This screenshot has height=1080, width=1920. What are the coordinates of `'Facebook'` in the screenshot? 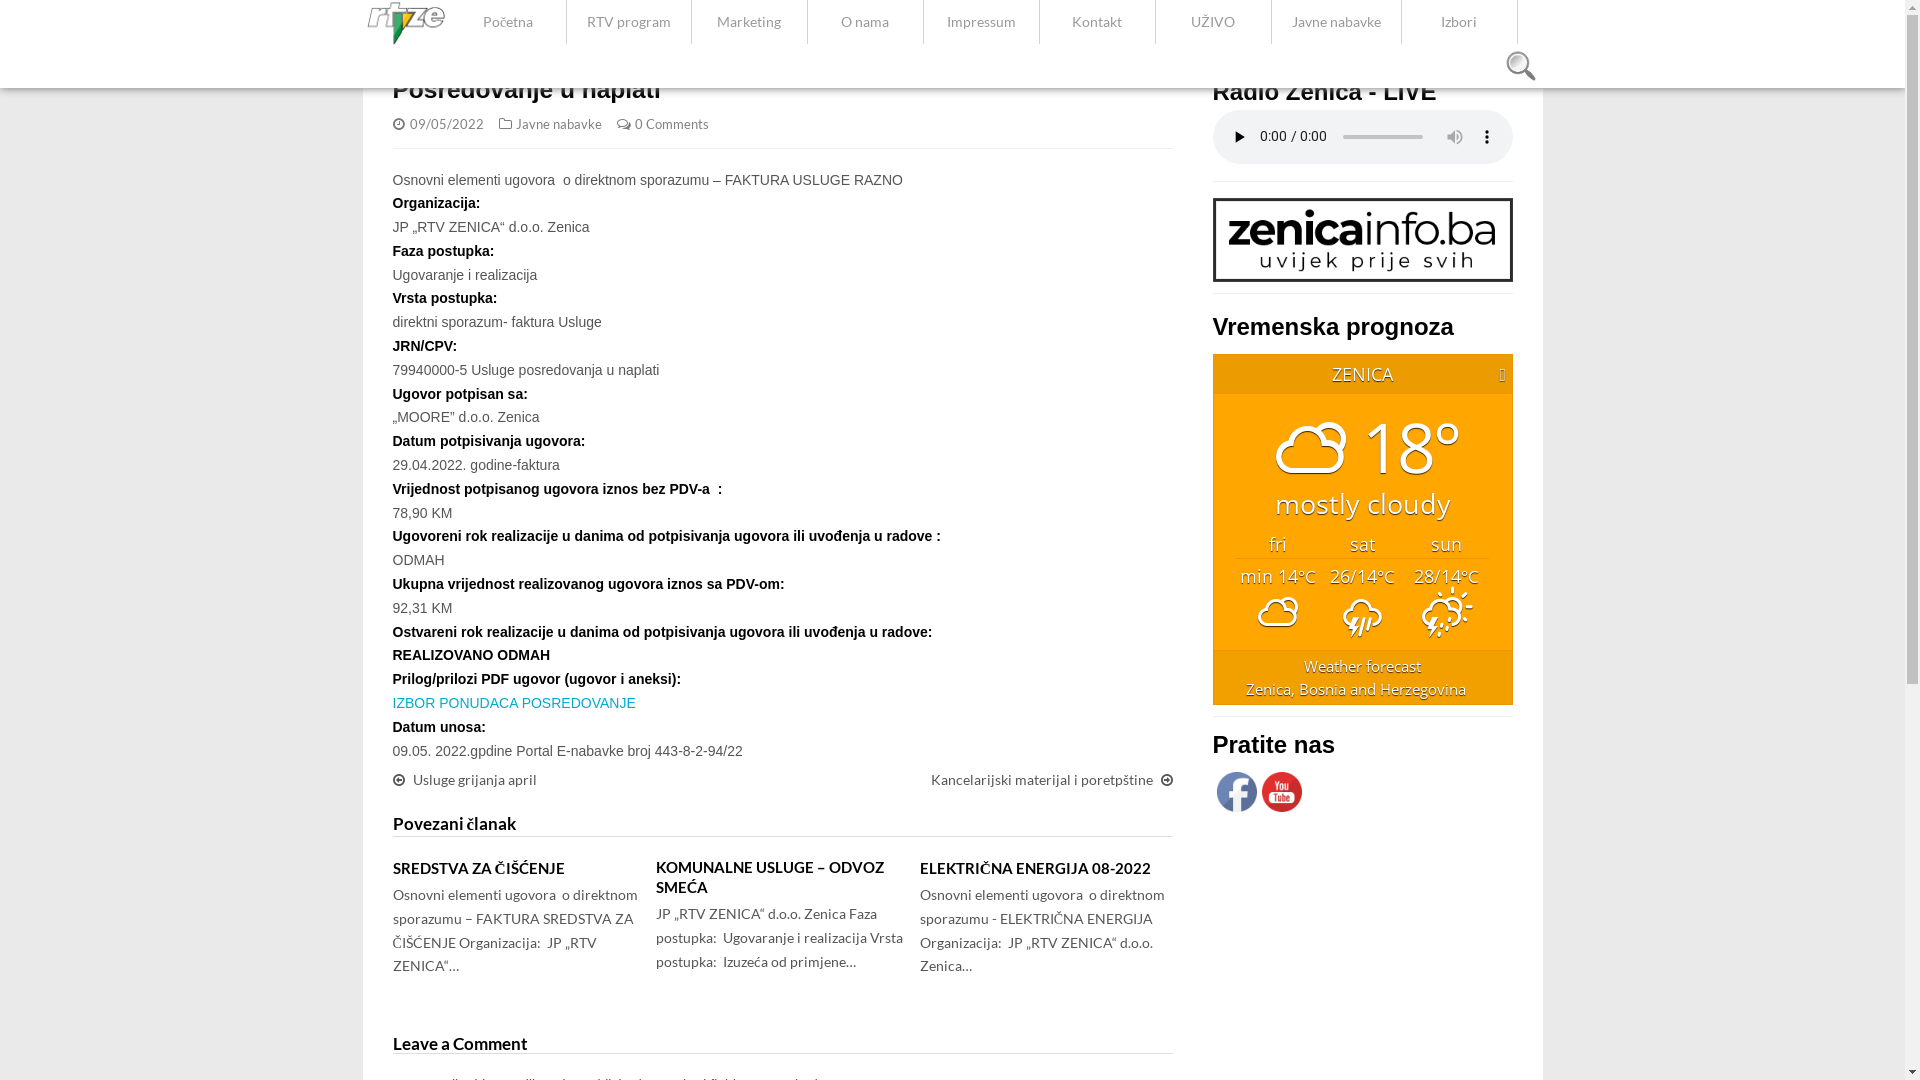 It's located at (1235, 790).